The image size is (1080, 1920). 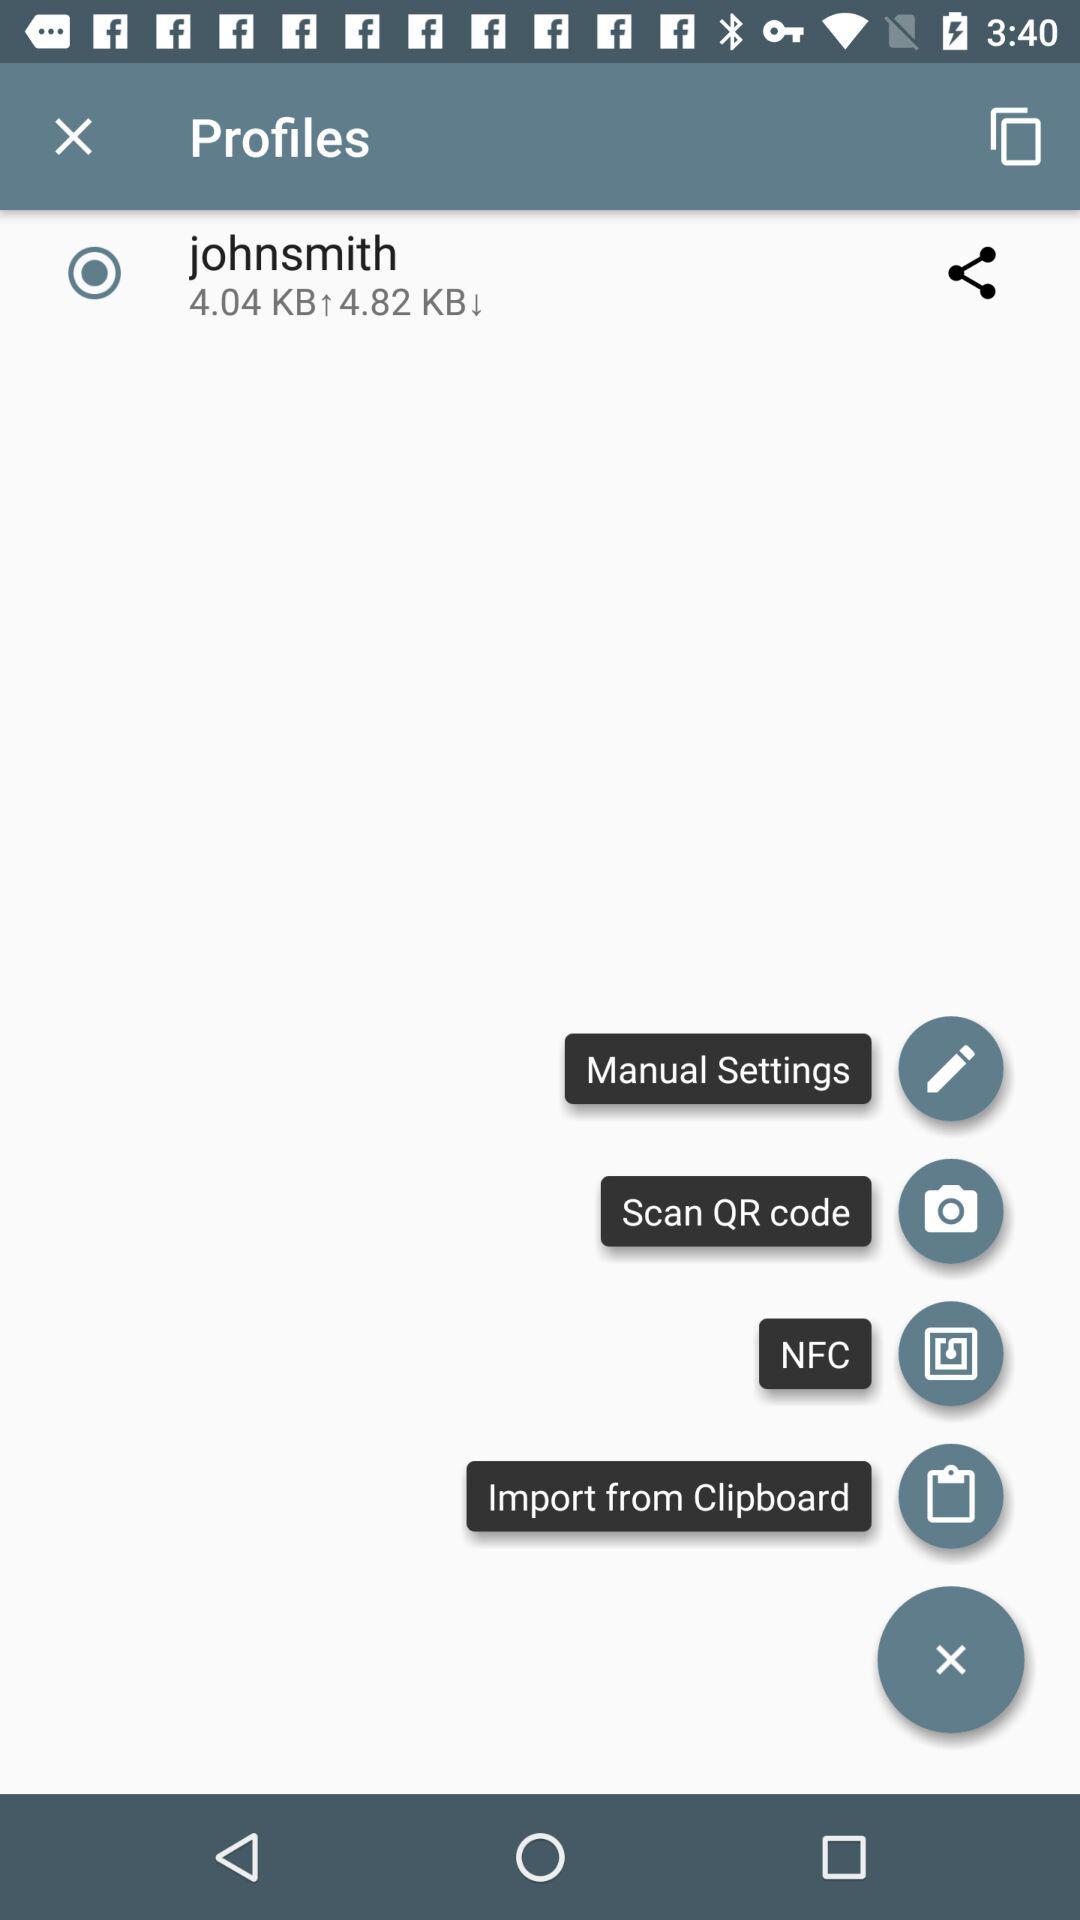 What do you see at coordinates (950, 1496) in the screenshot?
I see `paste from clipboard` at bounding box center [950, 1496].